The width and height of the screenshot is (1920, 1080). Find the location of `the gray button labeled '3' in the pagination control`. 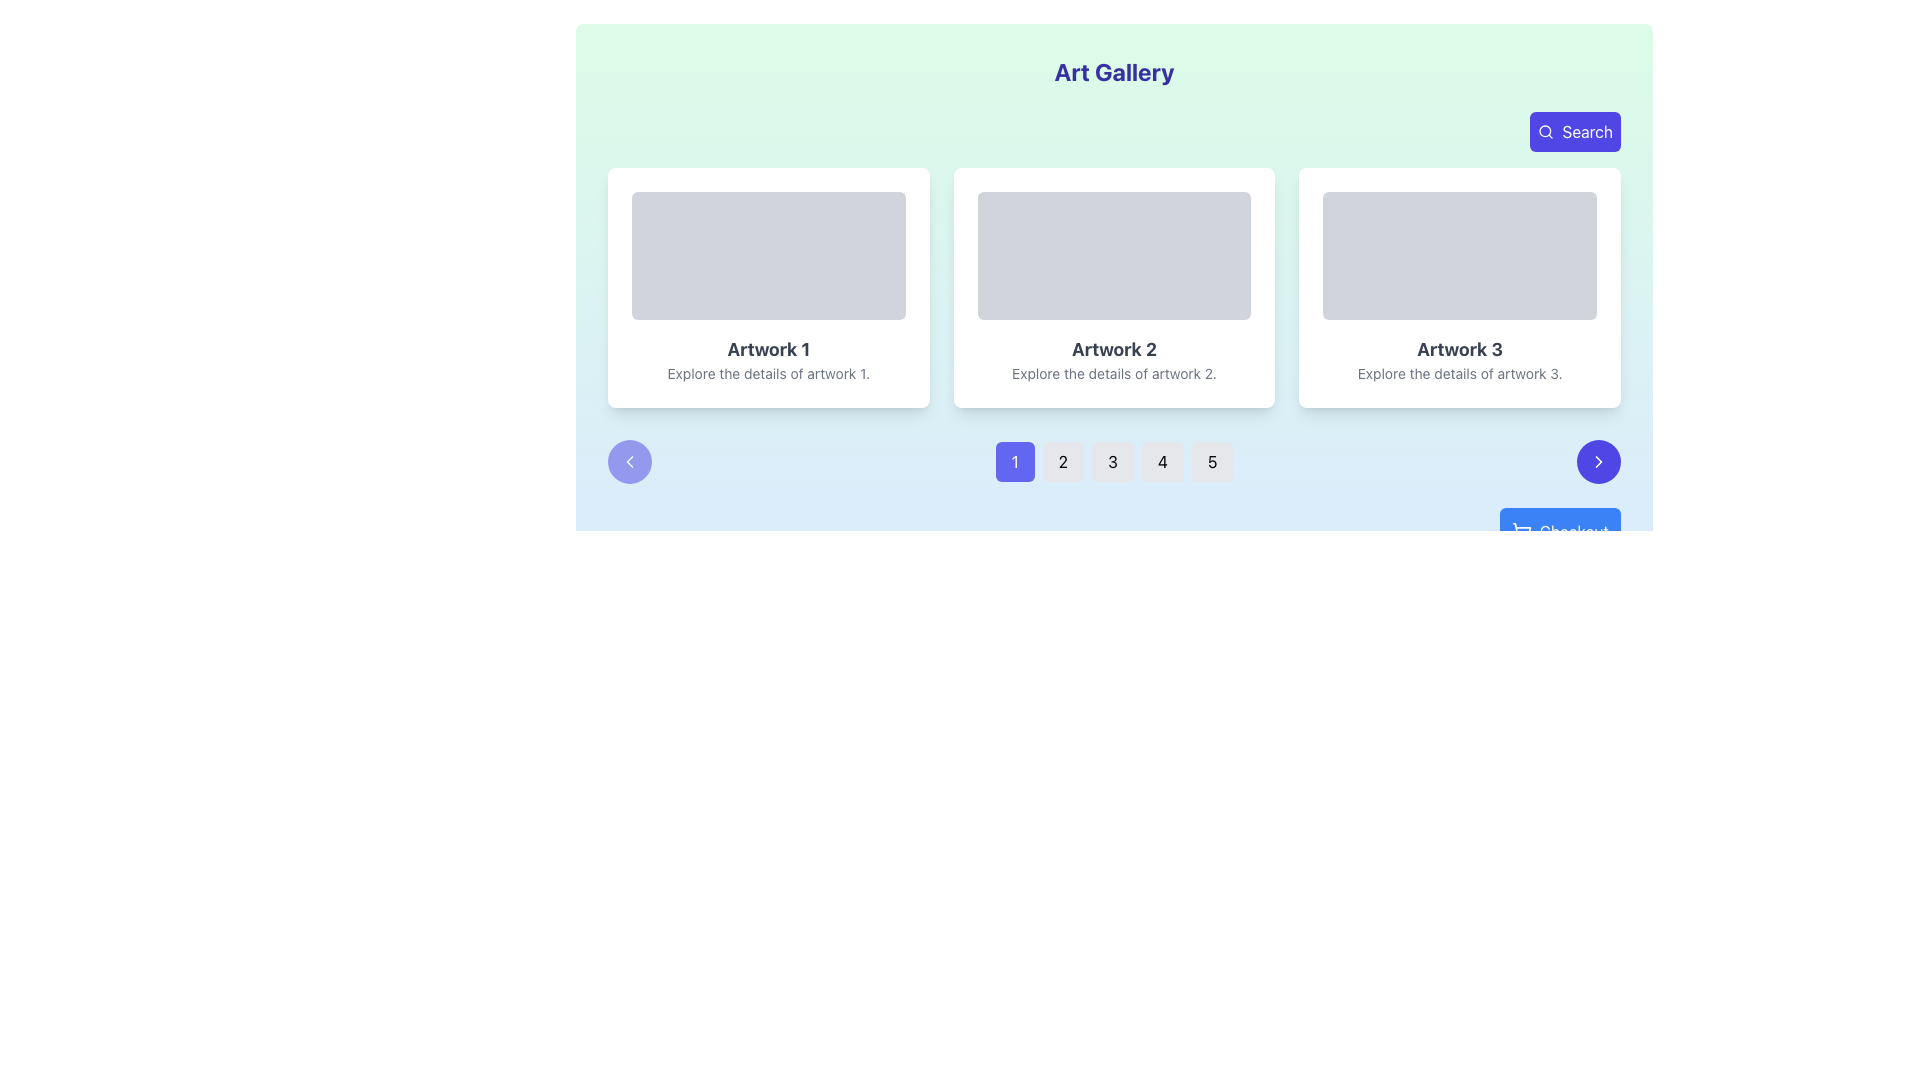

the gray button labeled '3' in the pagination control is located at coordinates (1113, 462).